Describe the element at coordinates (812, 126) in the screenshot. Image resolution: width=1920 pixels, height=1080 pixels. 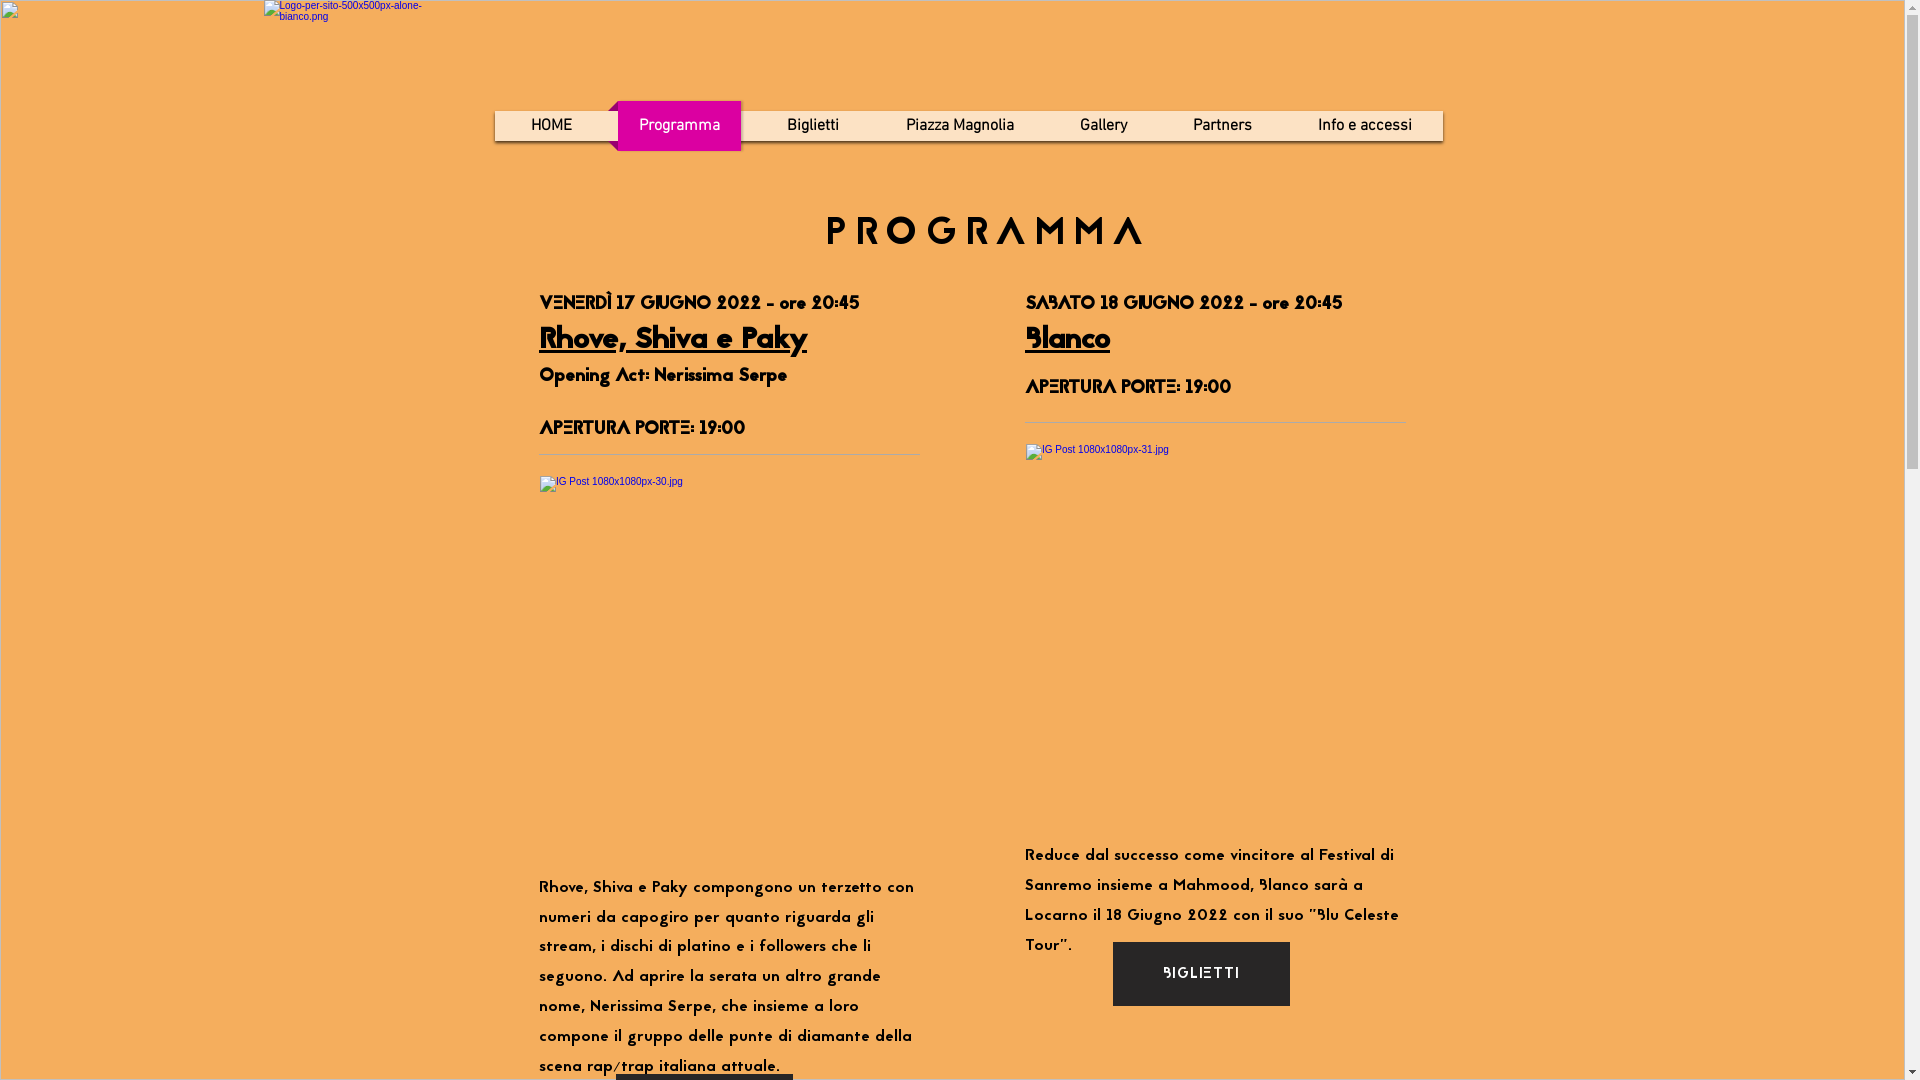
I see `'Biglietti'` at that location.